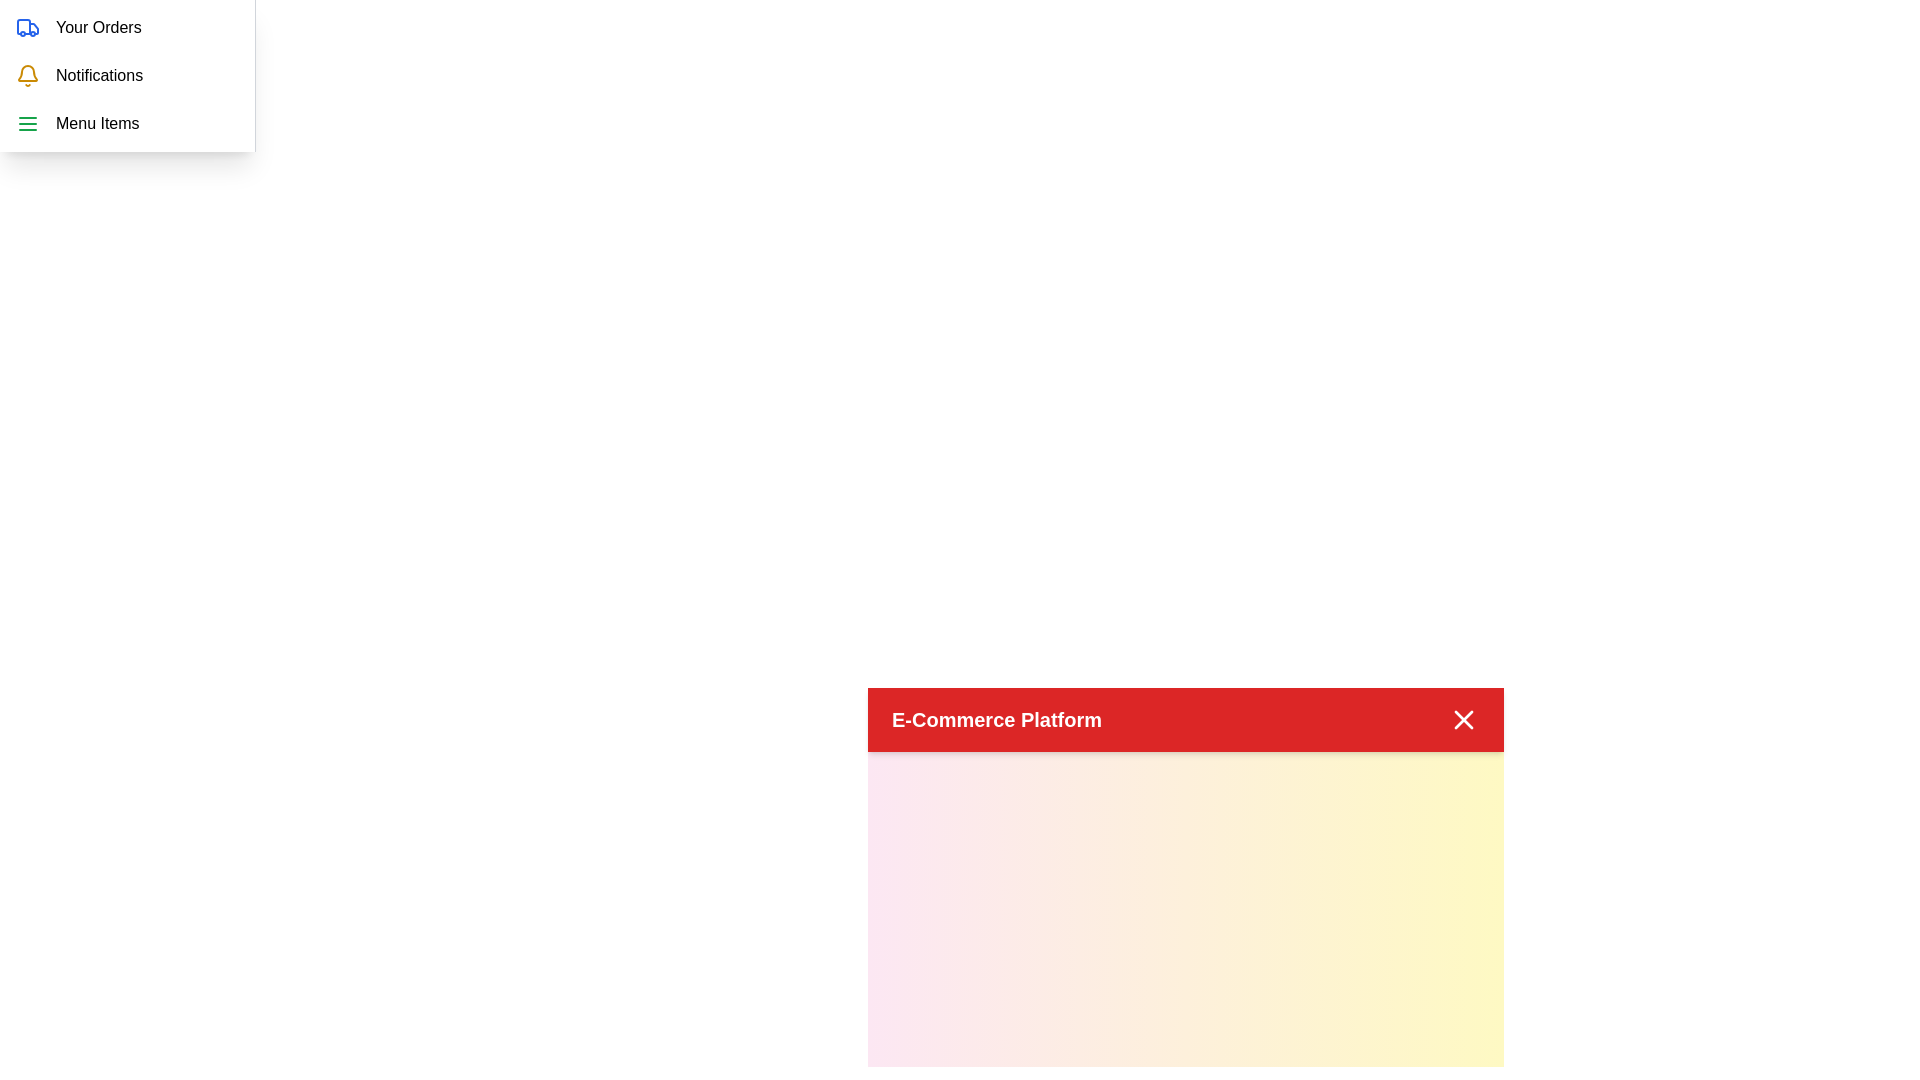  What do you see at coordinates (28, 72) in the screenshot?
I see `the yellow bell-shaped icon used for notifications, which is the second item in a vertical list of three elements` at bounding box center [28, 72].